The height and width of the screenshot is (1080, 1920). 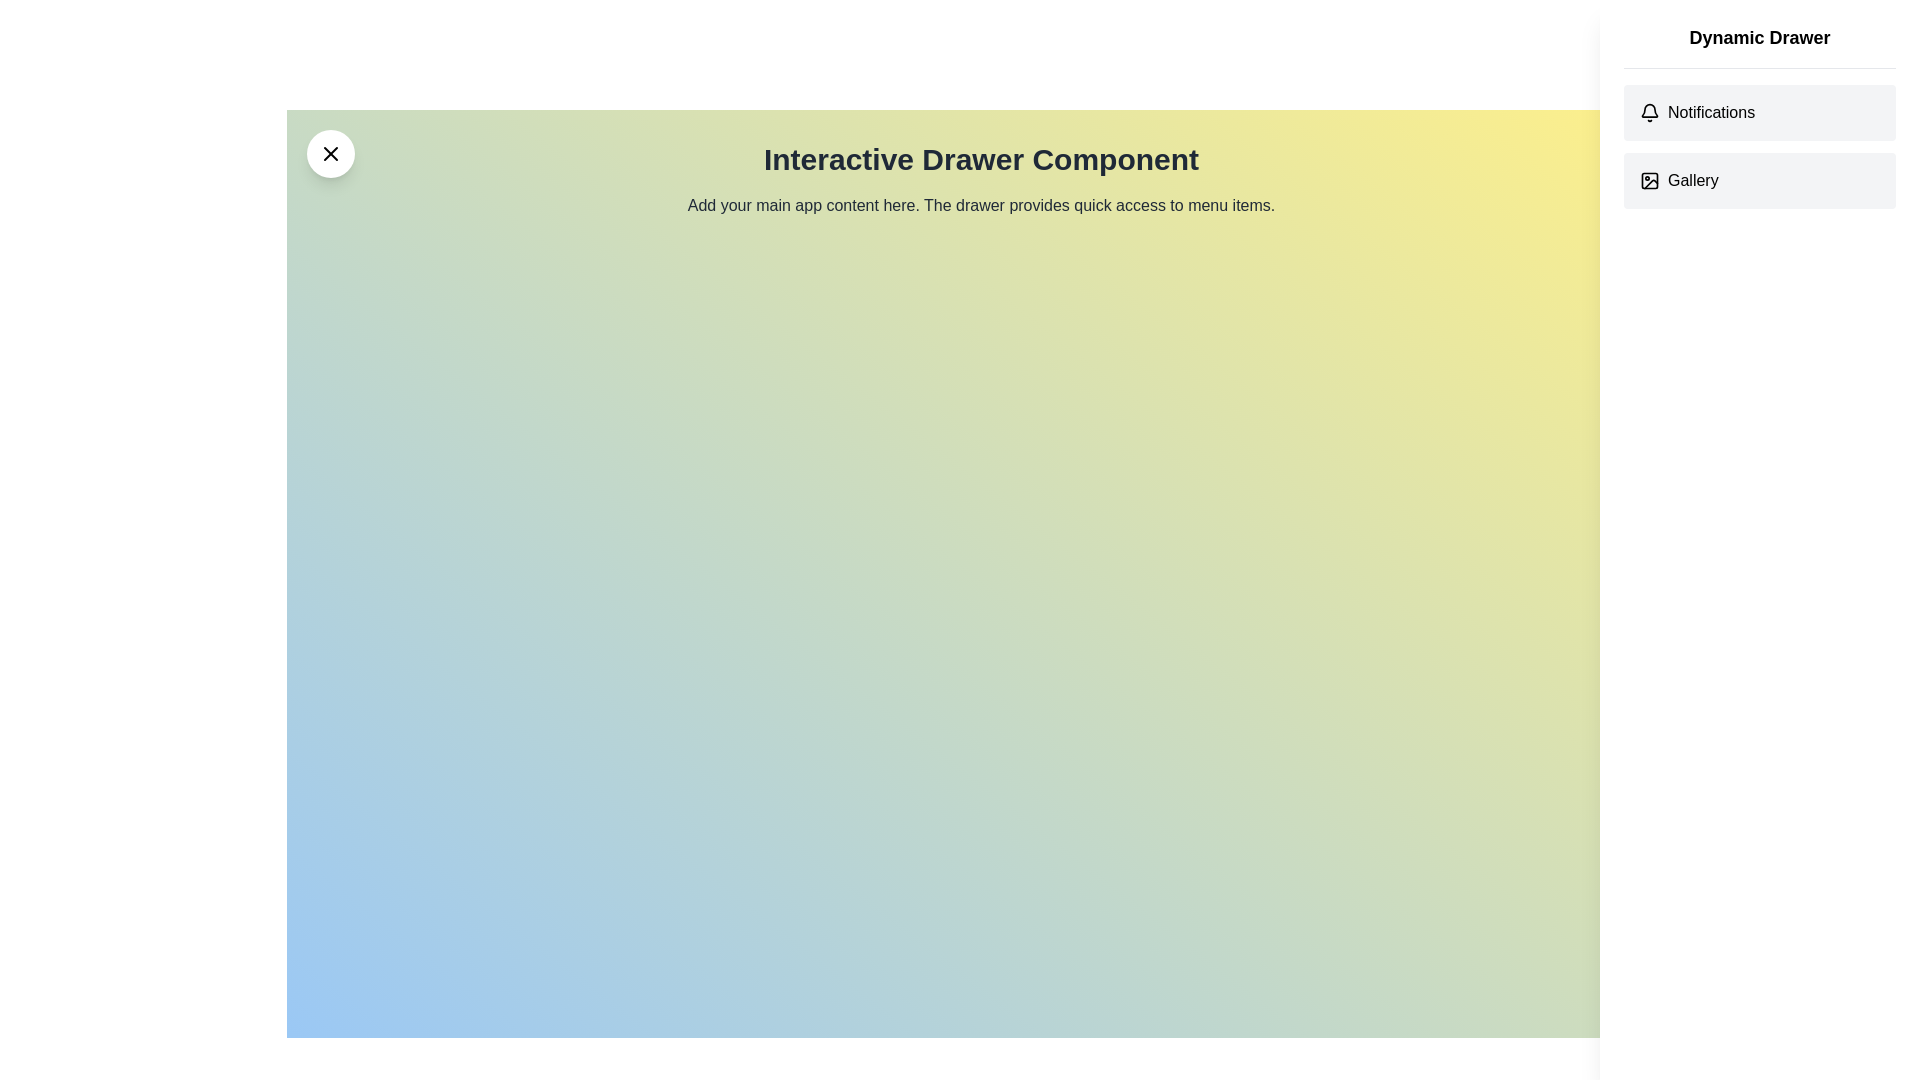 What do you see at coordinates (981, 205) in the screenshot?
I see `the static text element that reads 'Add your main app content here. The drawer provides quick access to menu items.' which is located underneath the title 'Interactive Drawer Component'` at bounding box center [981, 205].